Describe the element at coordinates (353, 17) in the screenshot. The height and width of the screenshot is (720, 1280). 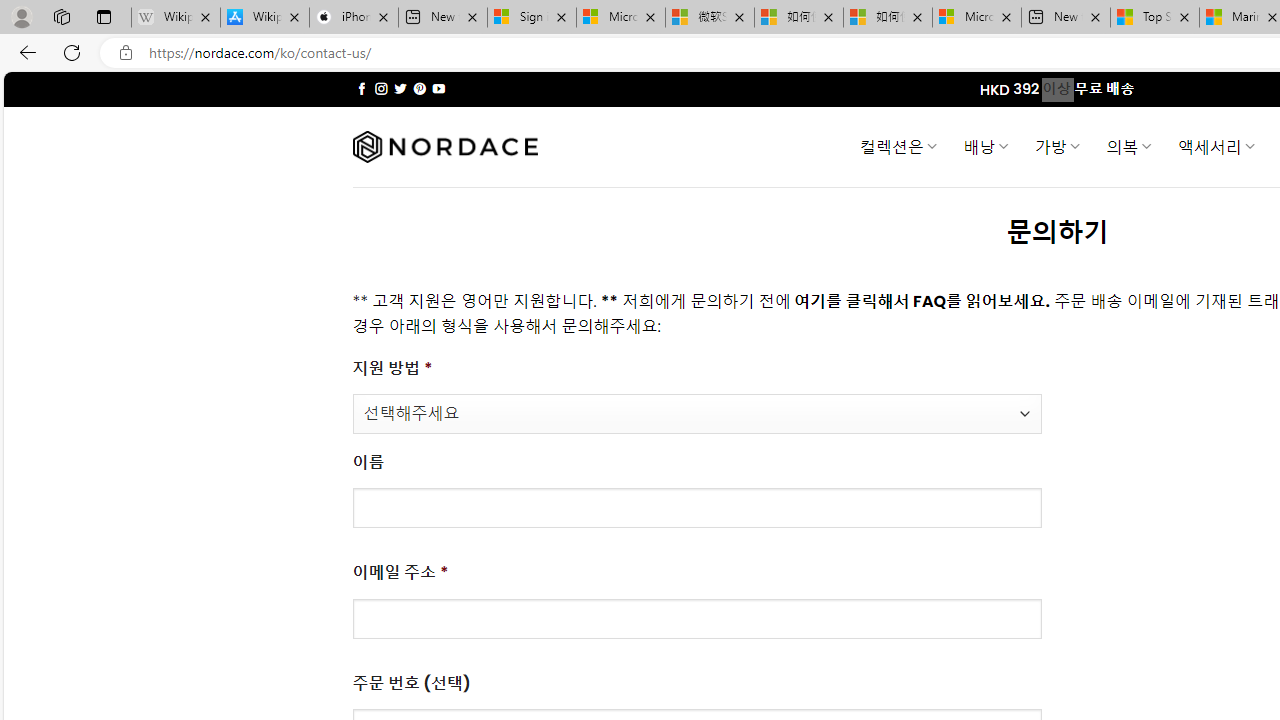
I see `'iPhone - Apple'` at that location.